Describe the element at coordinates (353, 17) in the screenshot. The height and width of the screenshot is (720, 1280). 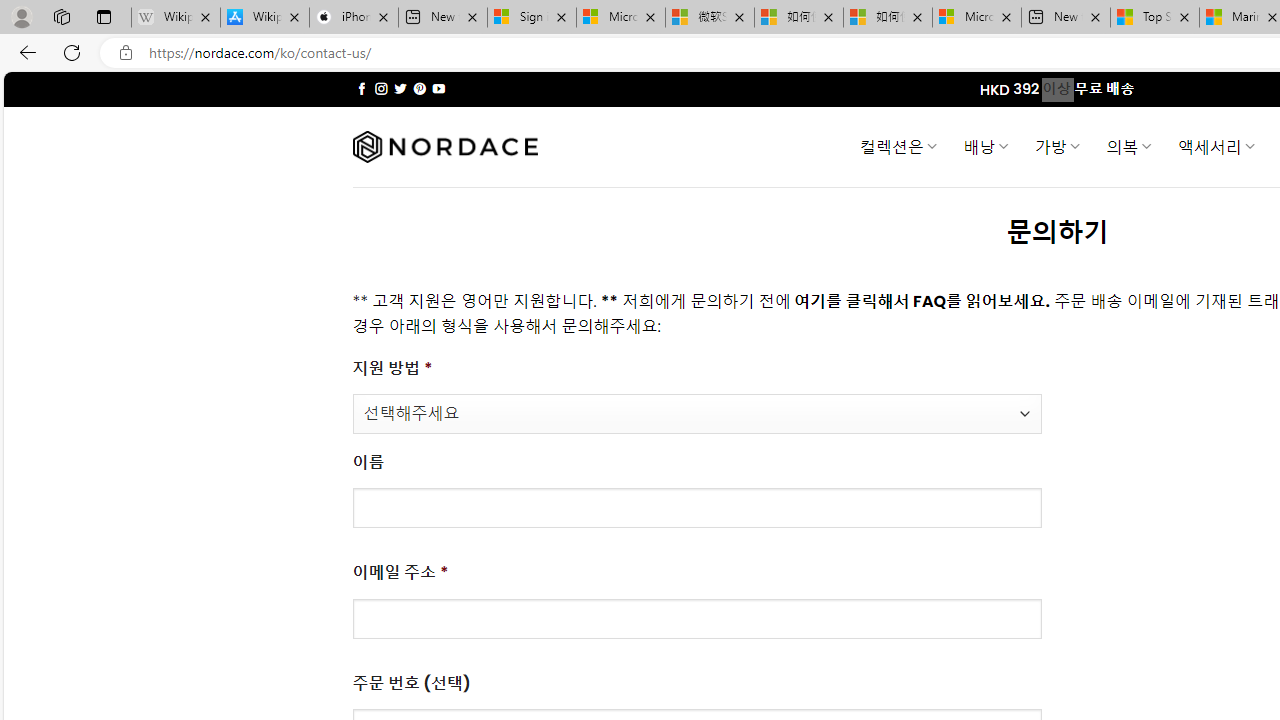
I see `'iPhone - Apple'` at that location.